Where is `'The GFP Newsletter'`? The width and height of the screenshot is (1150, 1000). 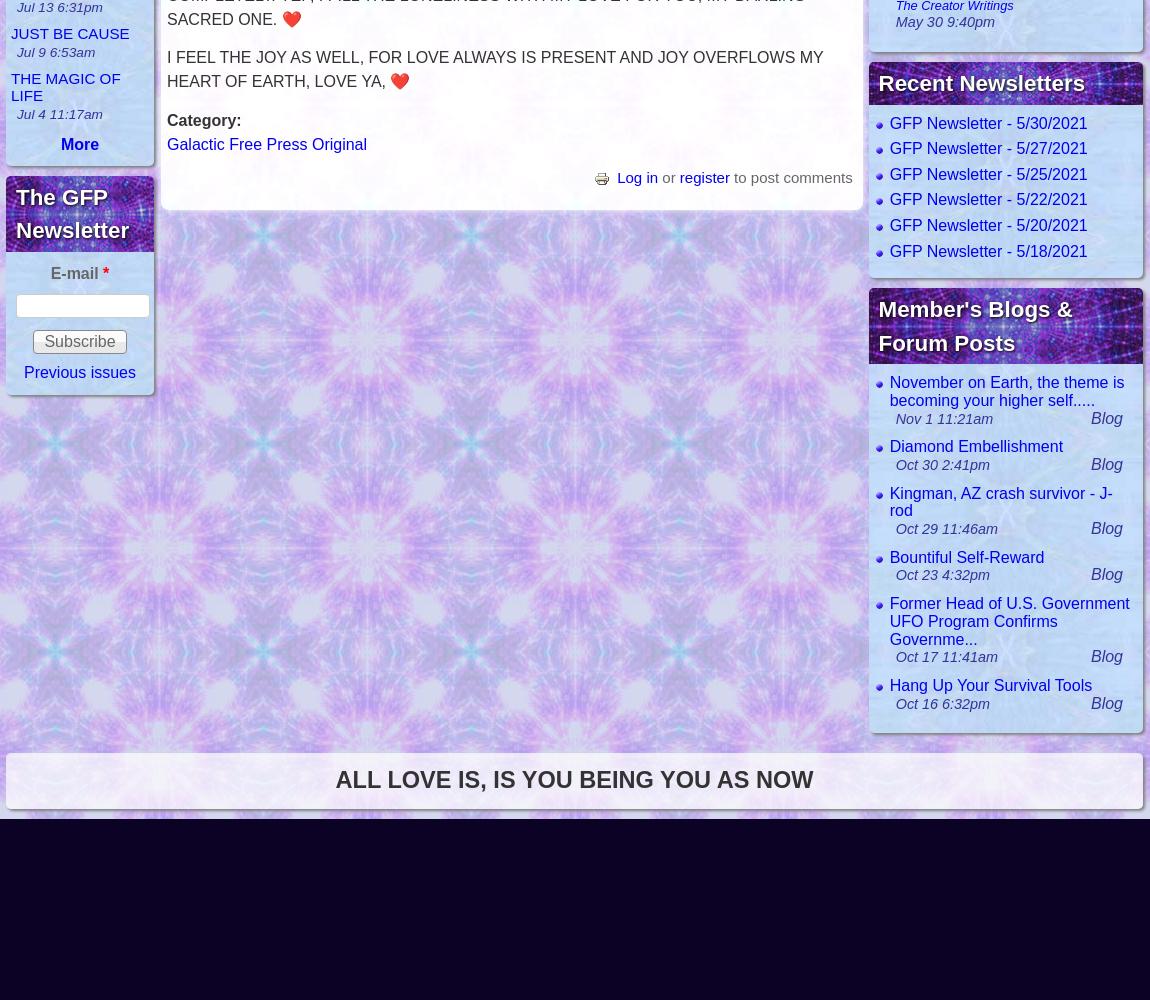
'The GFP Newsletter' is located at coordinates (71, 212).